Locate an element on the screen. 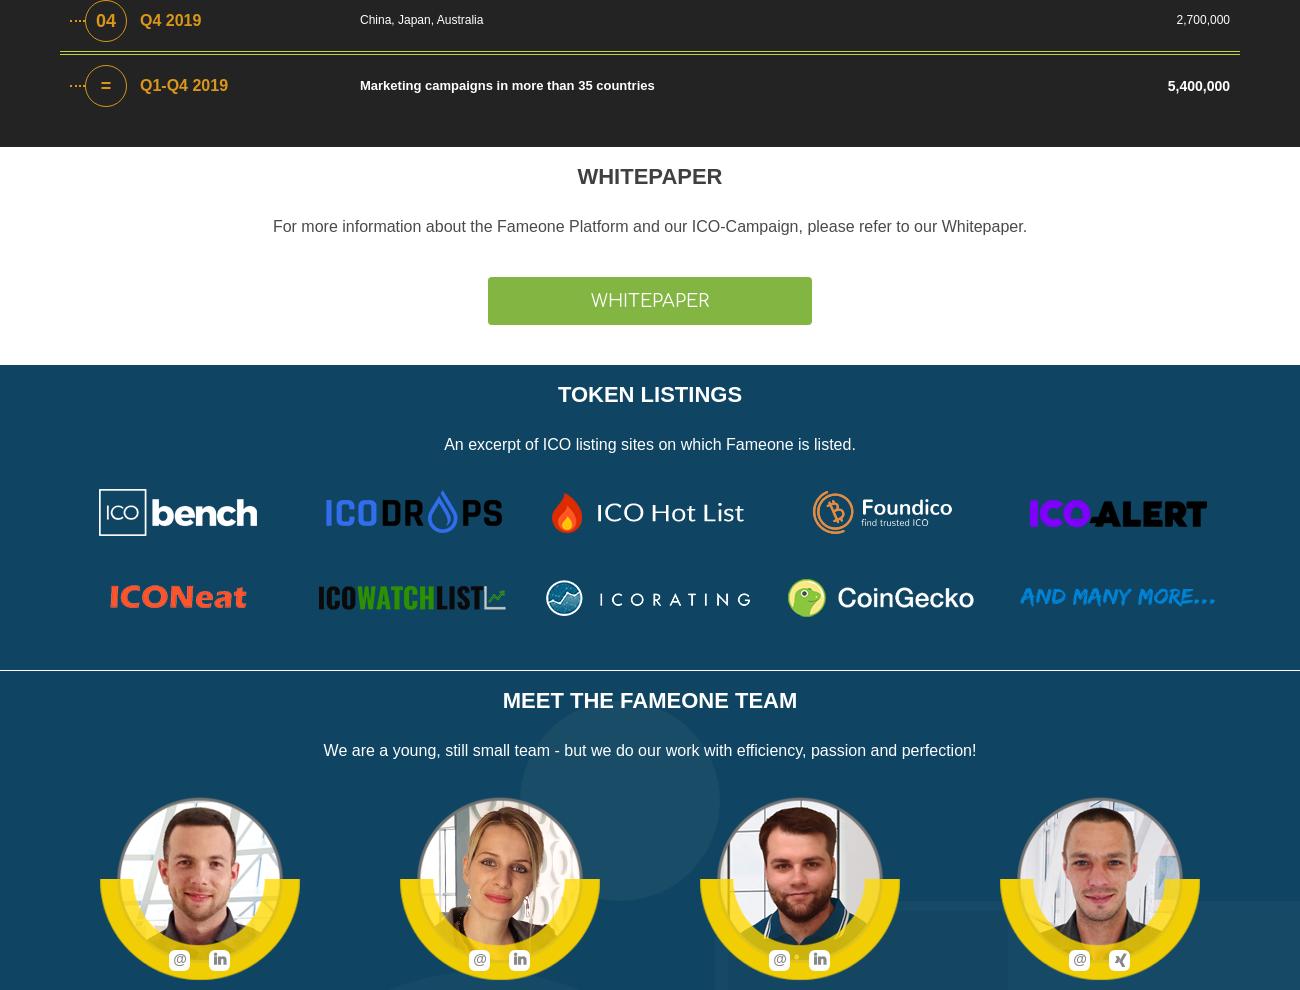 This screenshot has width=1300, height=990. 'Marketing campaigns in more than 35 countries' is located at coordinates (358, 85).